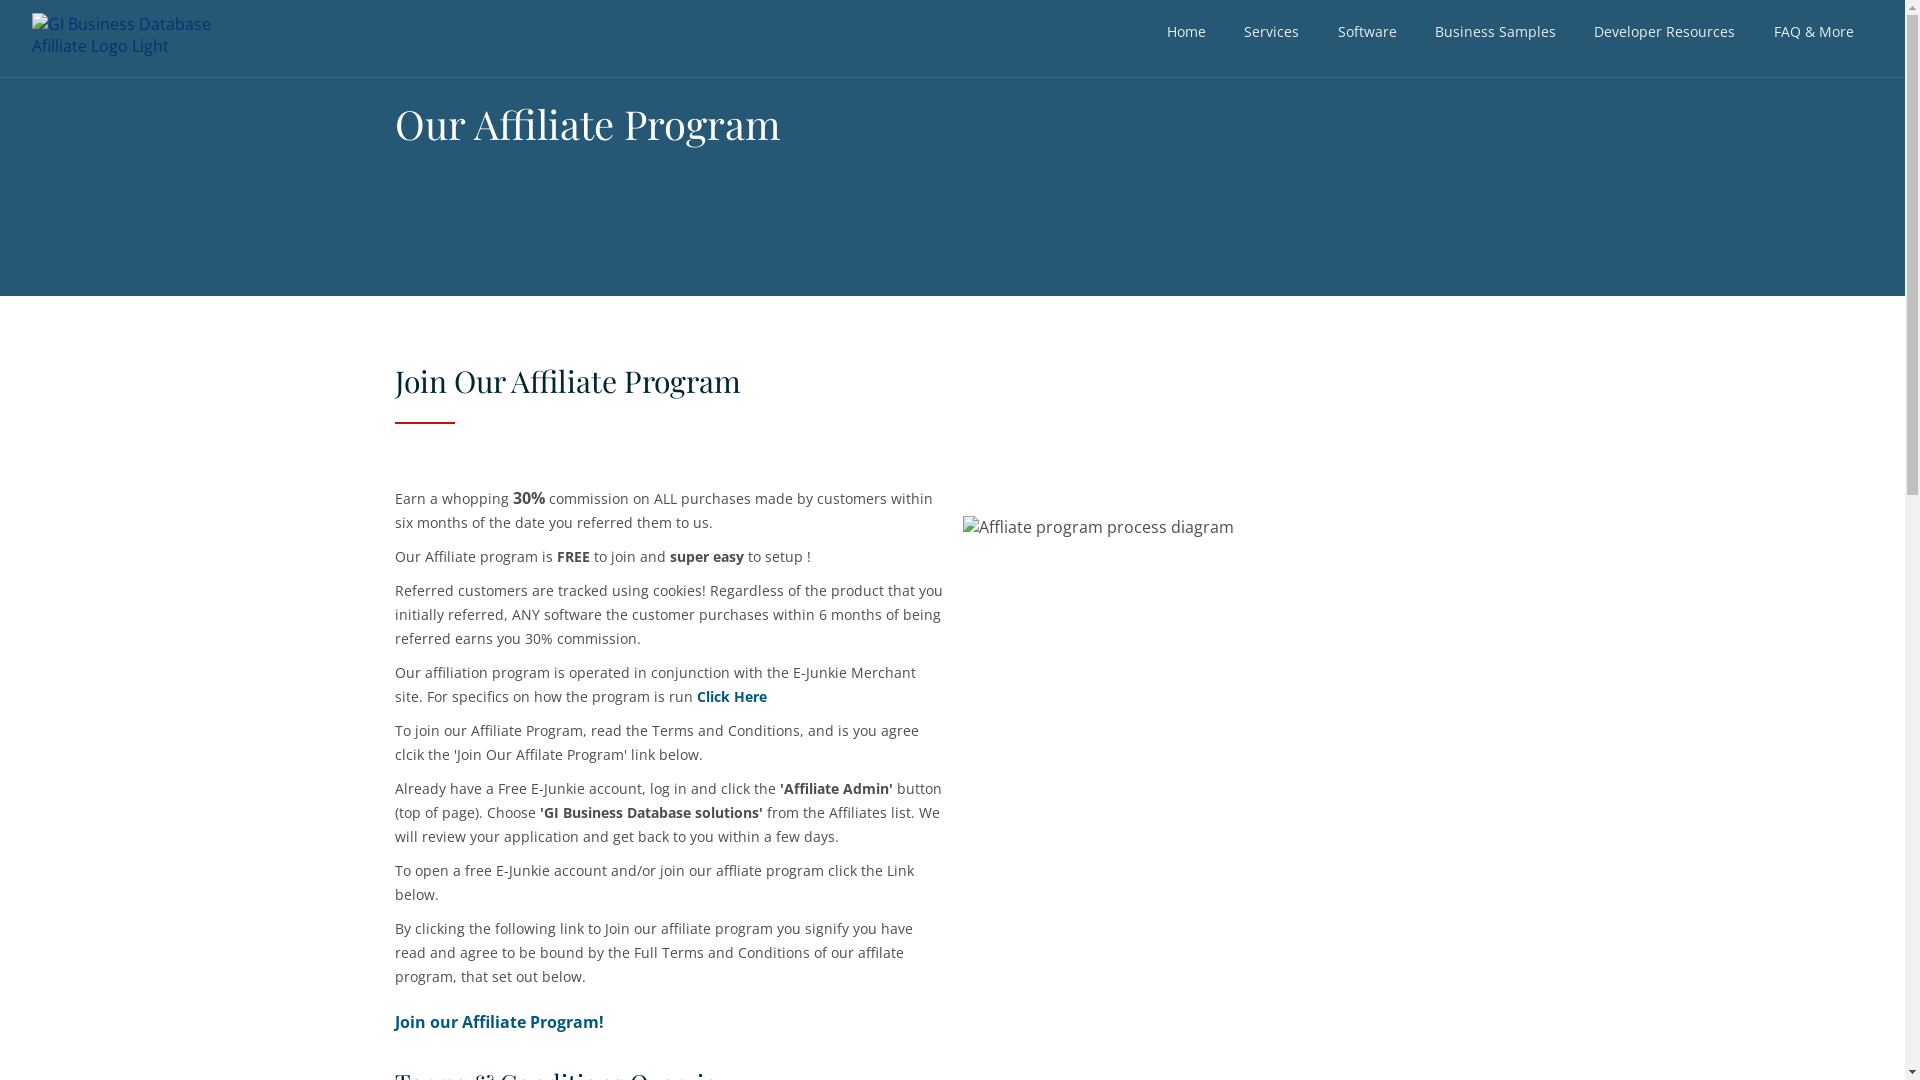  What do you see at coordinates (1664, 31) in the screenshot?
I see `'Developer Resources'` at bounding box center [1664, 31].